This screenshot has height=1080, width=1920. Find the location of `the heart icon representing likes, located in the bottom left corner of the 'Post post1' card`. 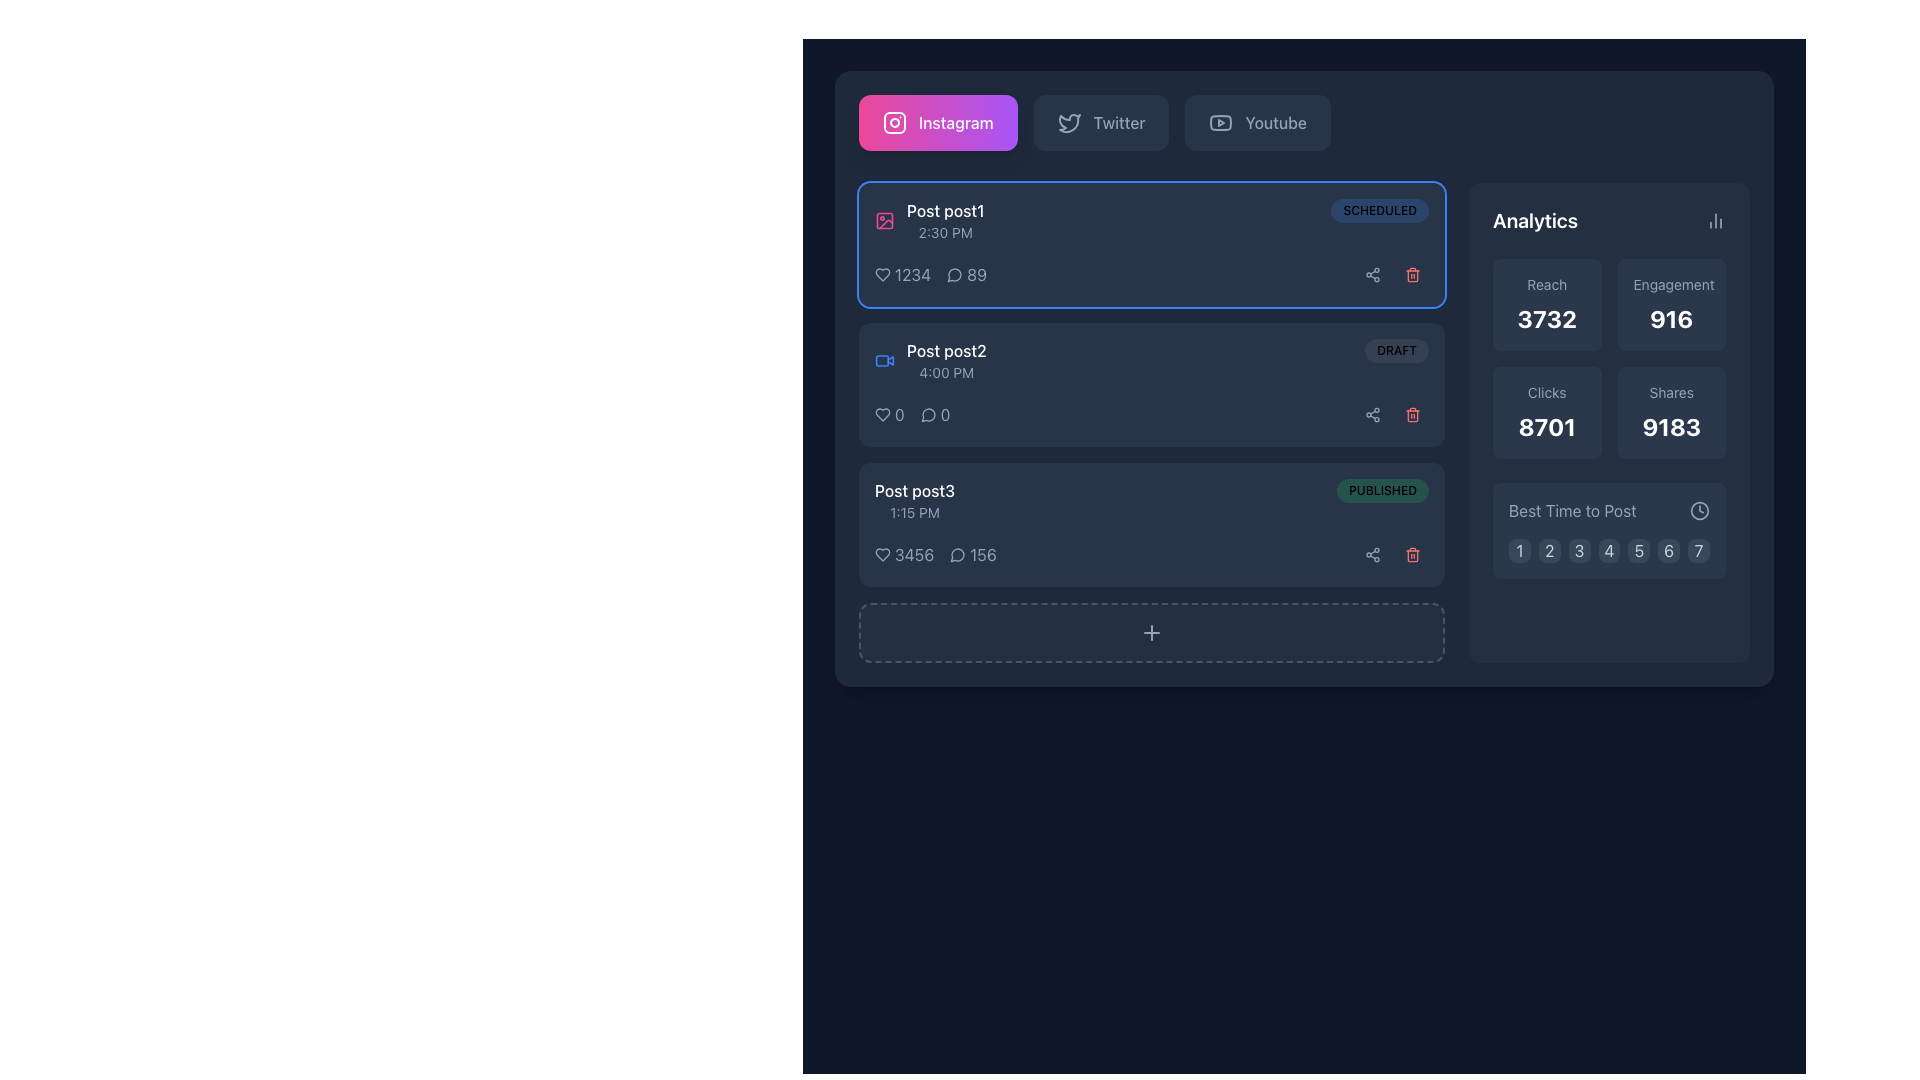

the heart icon representing likes, located in the bottom left corner of the 'Post post1' card is located at coordinates (882, 274).